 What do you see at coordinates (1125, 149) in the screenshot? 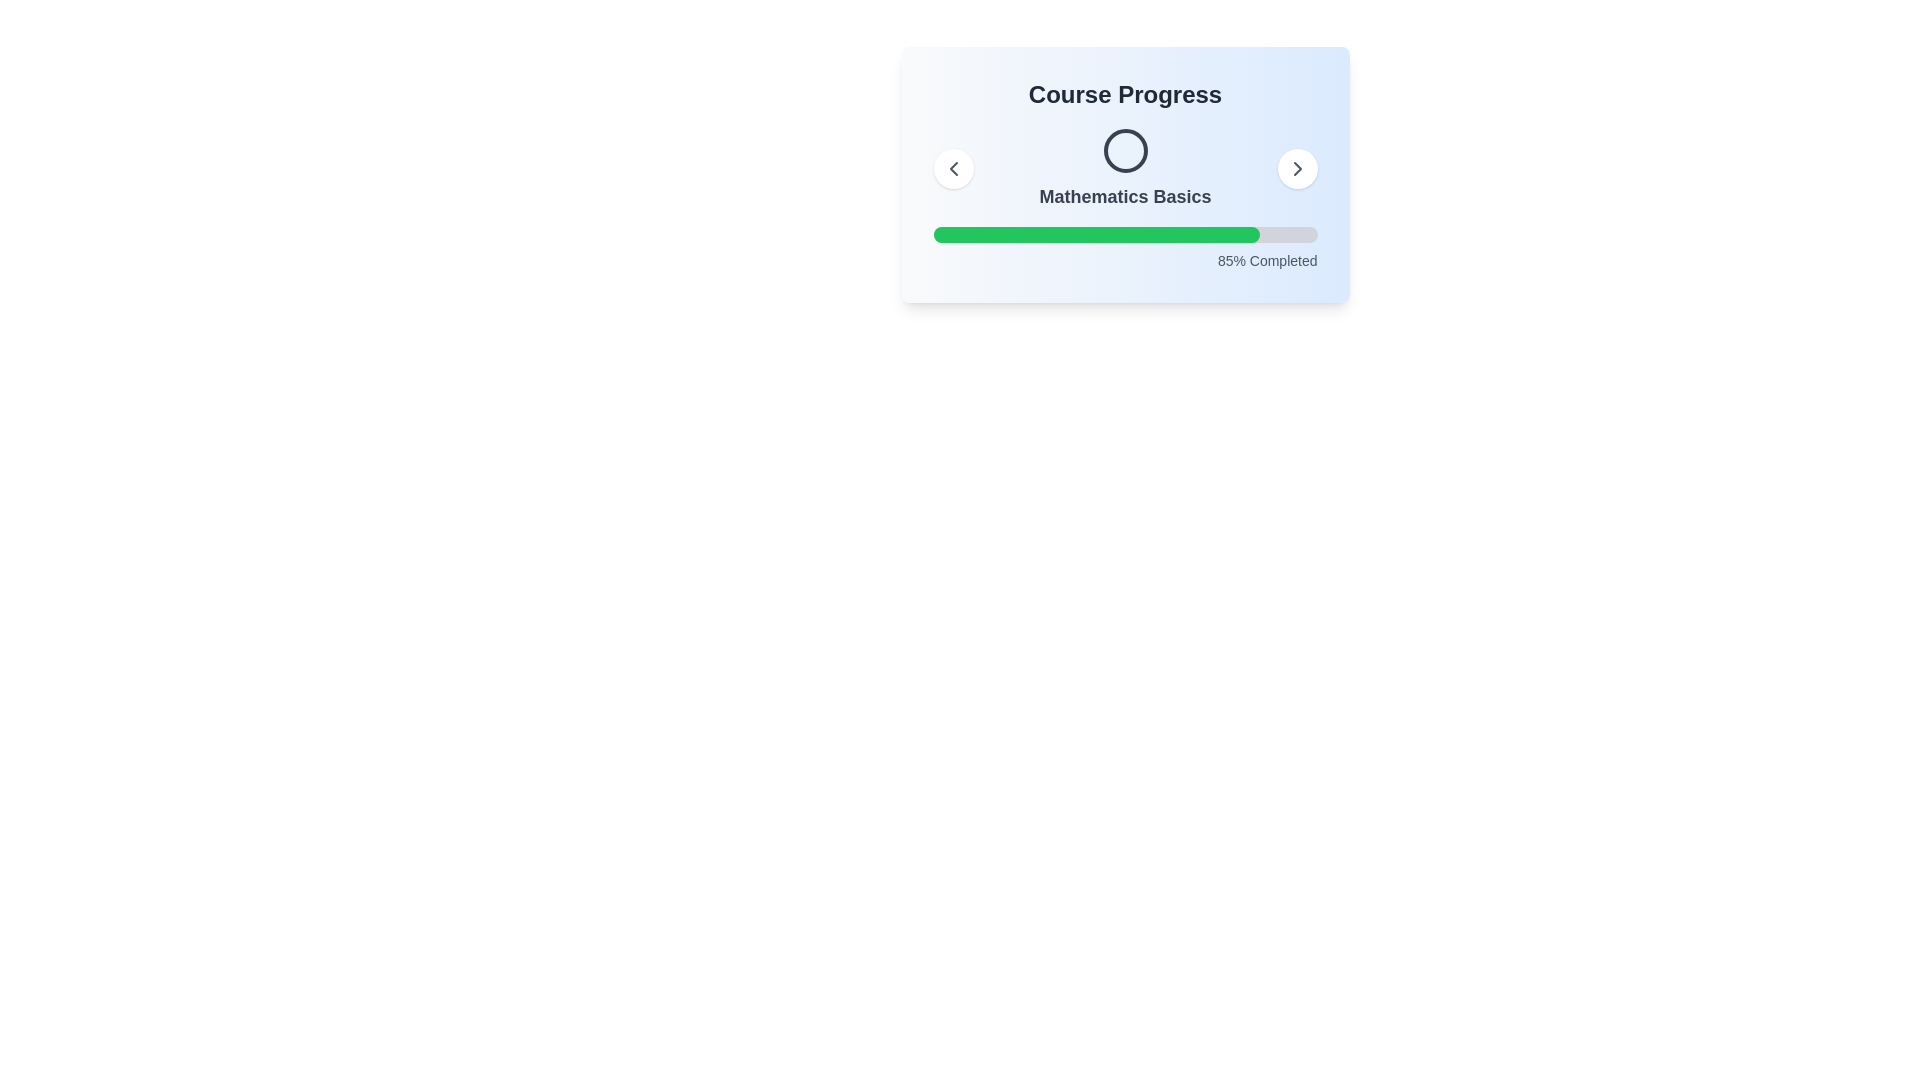
I see `the circular icon located centrally above the text label 'Mathematics Basics' in the text-centered layout group` at bounding box center [1125, 149].